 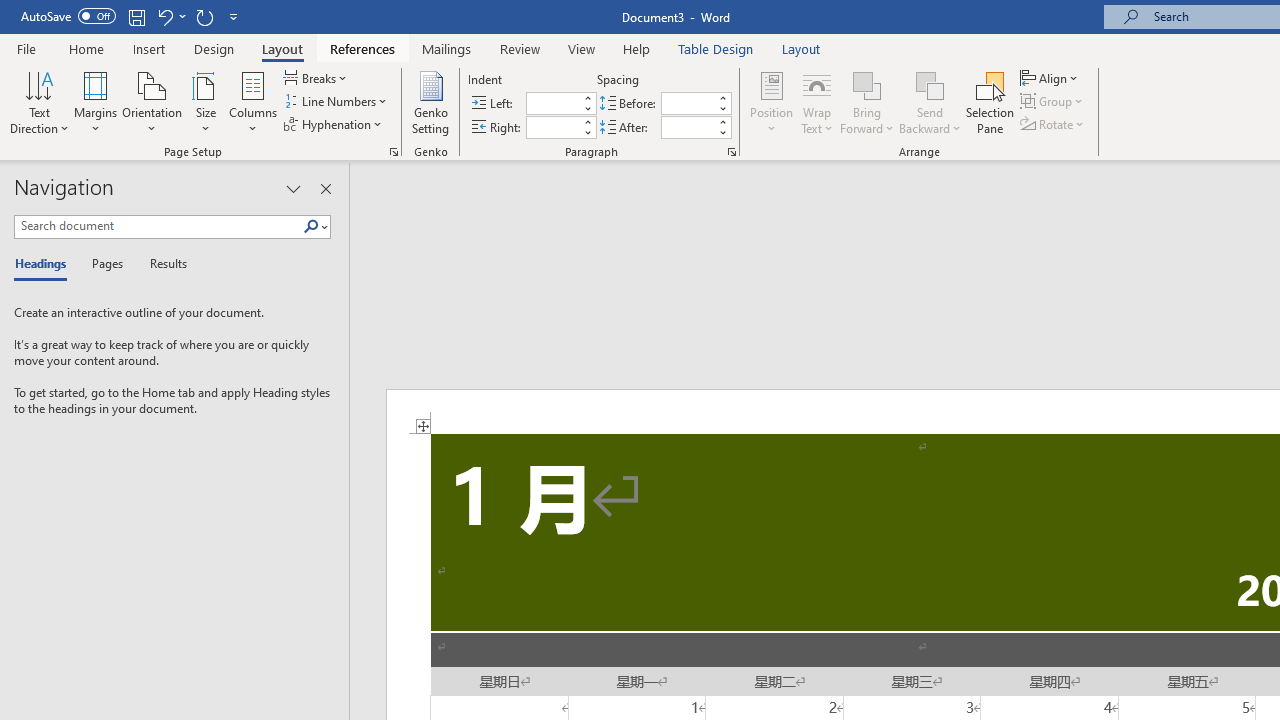 I want to click on 'Bring Forward', so click(x=867, y=103).